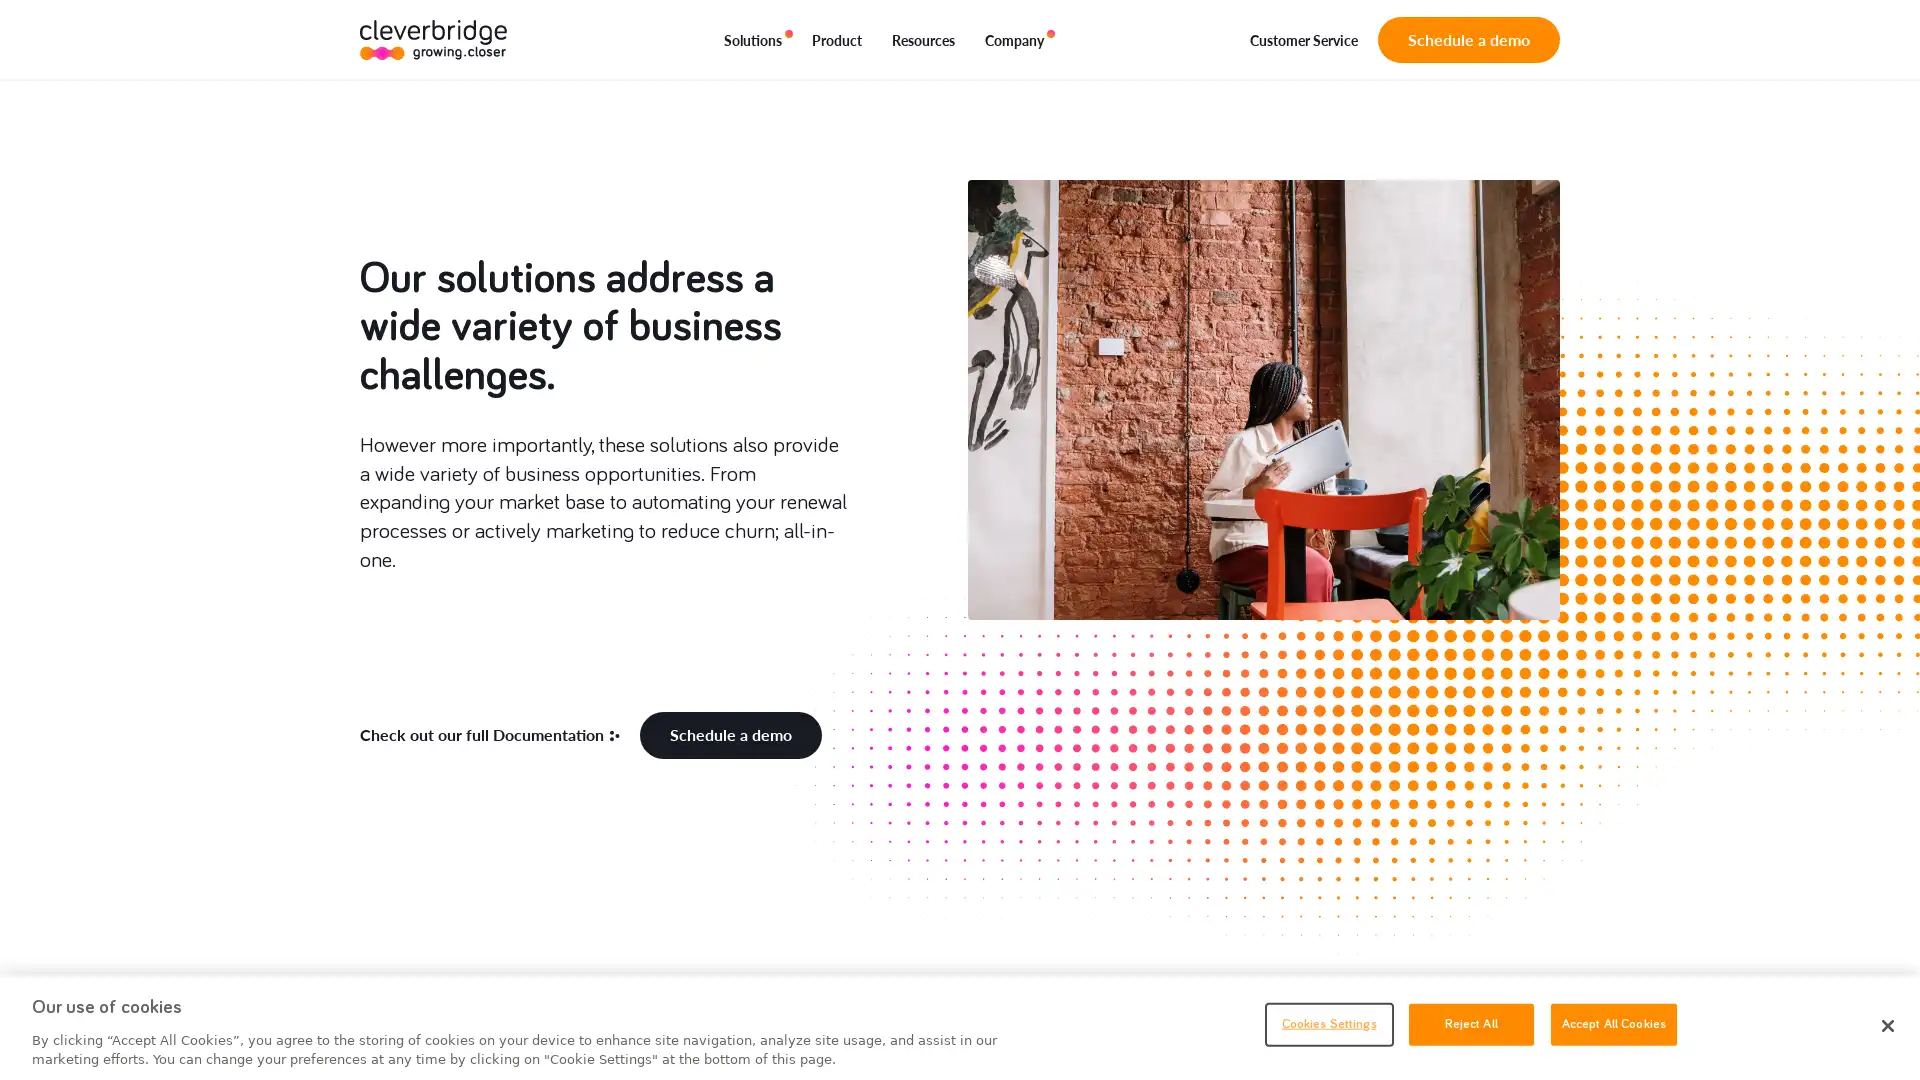 The width and height of the screenshot is (1920, 1080). What do you see at coordinates (1328, 1023) in the screenshot?
I see `Cookies Settings` at bounding box center [1328, 1023].